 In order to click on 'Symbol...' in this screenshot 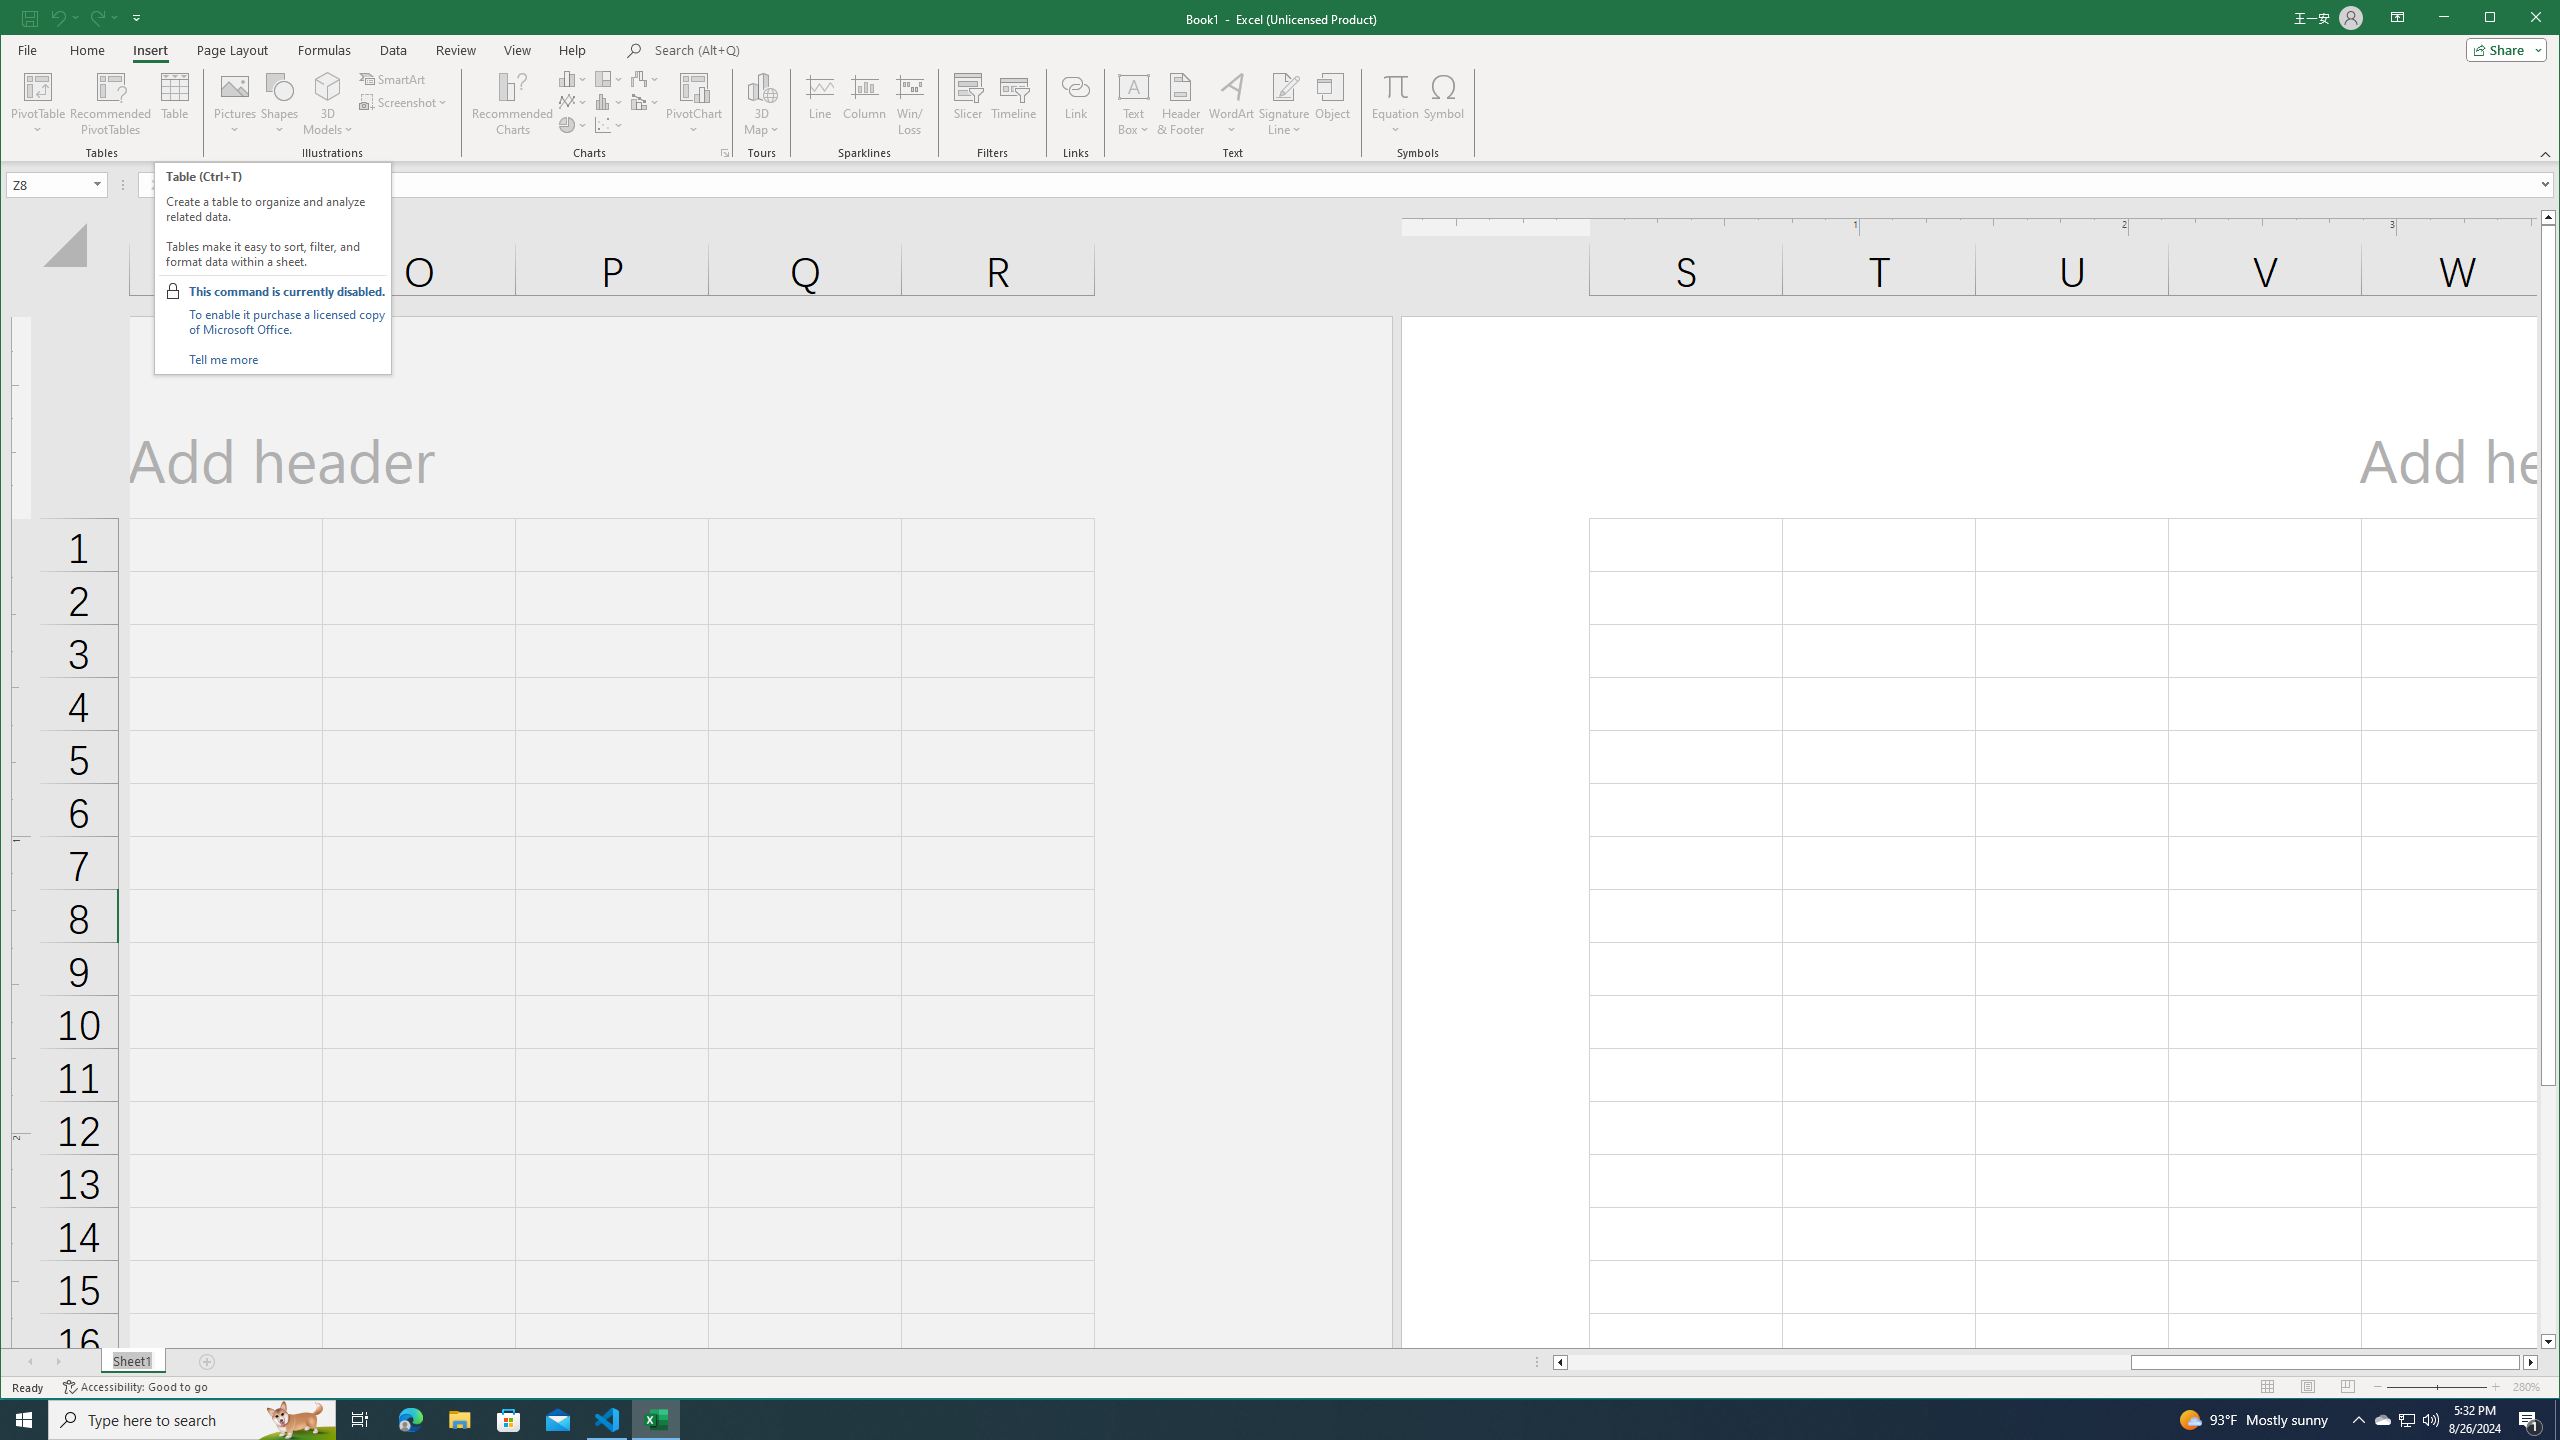, I will do `click(1443, 103)`.